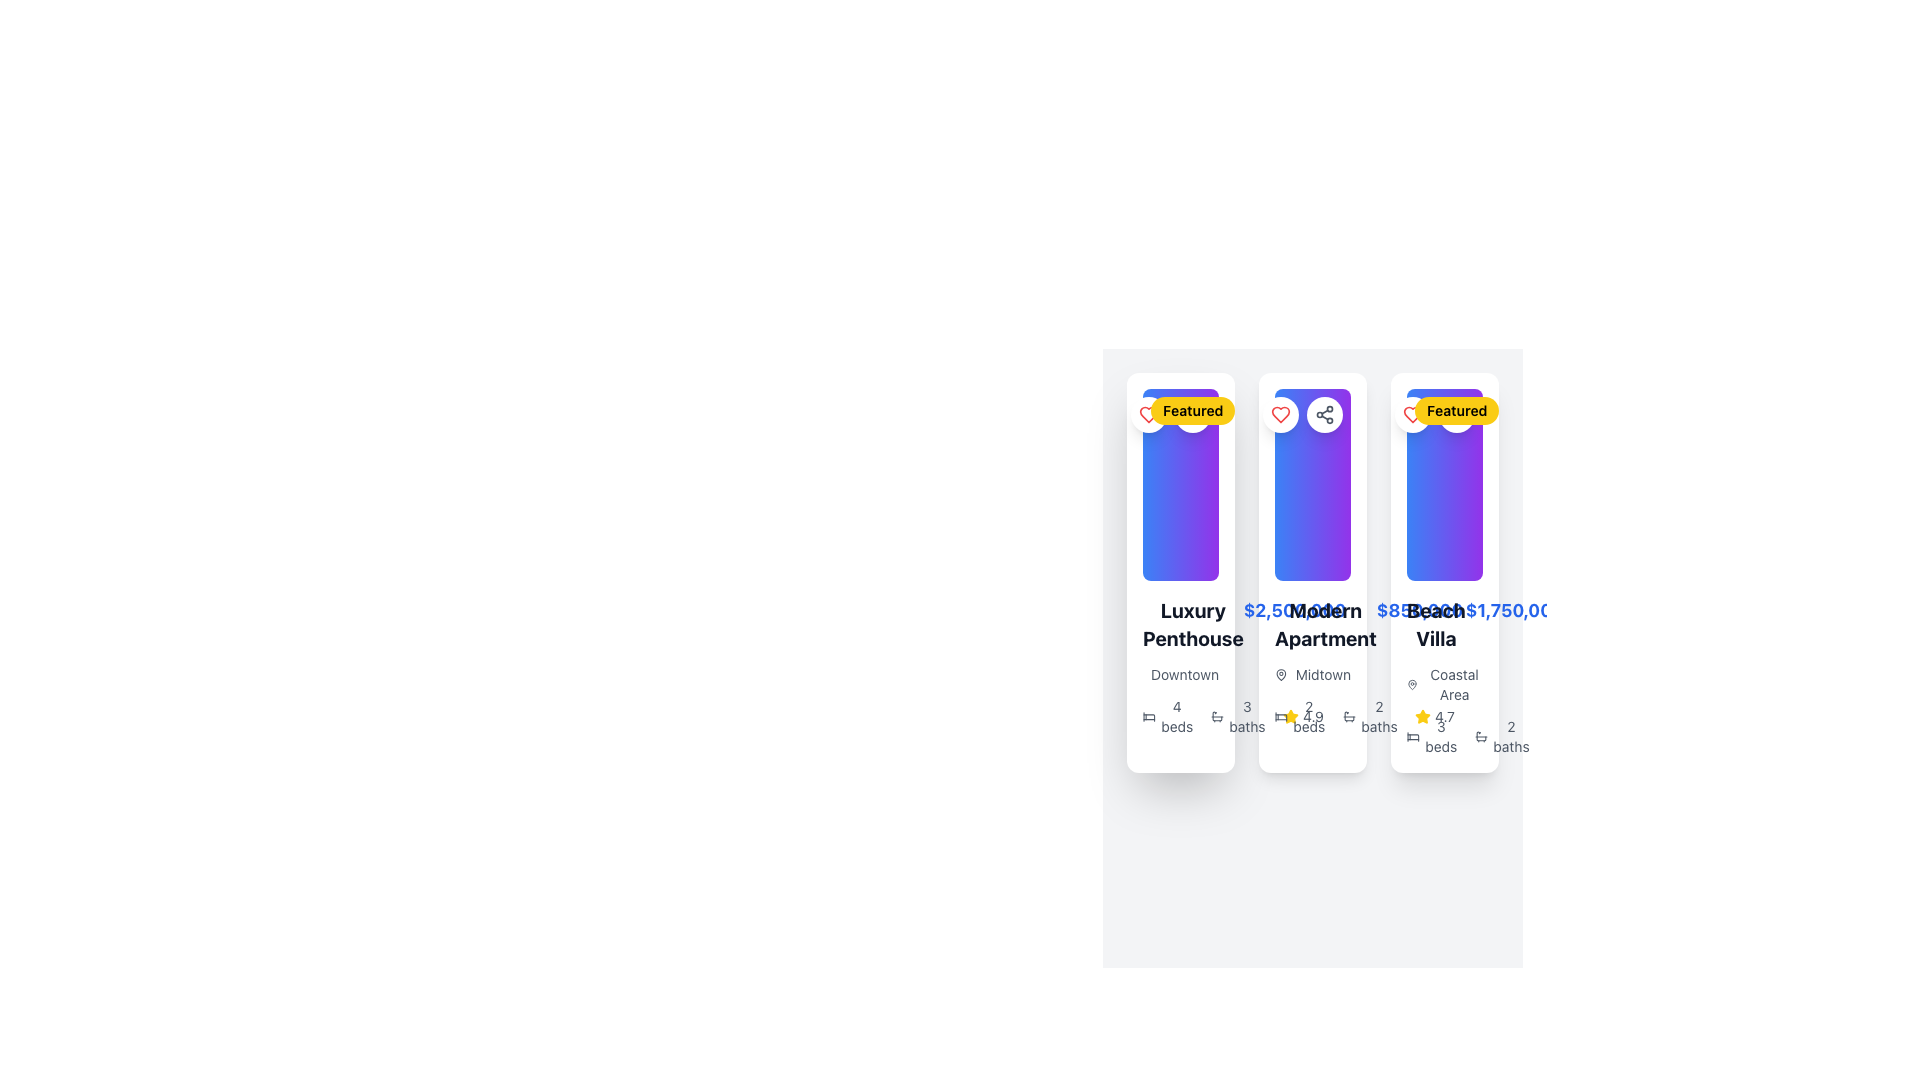  Describe the element at coordinates (1281, 716) in the screenshot. I see `the small bed icon with a thin outline located within the '2 beds' label at the bottom of the 'Modern Apartment' card` at that location.